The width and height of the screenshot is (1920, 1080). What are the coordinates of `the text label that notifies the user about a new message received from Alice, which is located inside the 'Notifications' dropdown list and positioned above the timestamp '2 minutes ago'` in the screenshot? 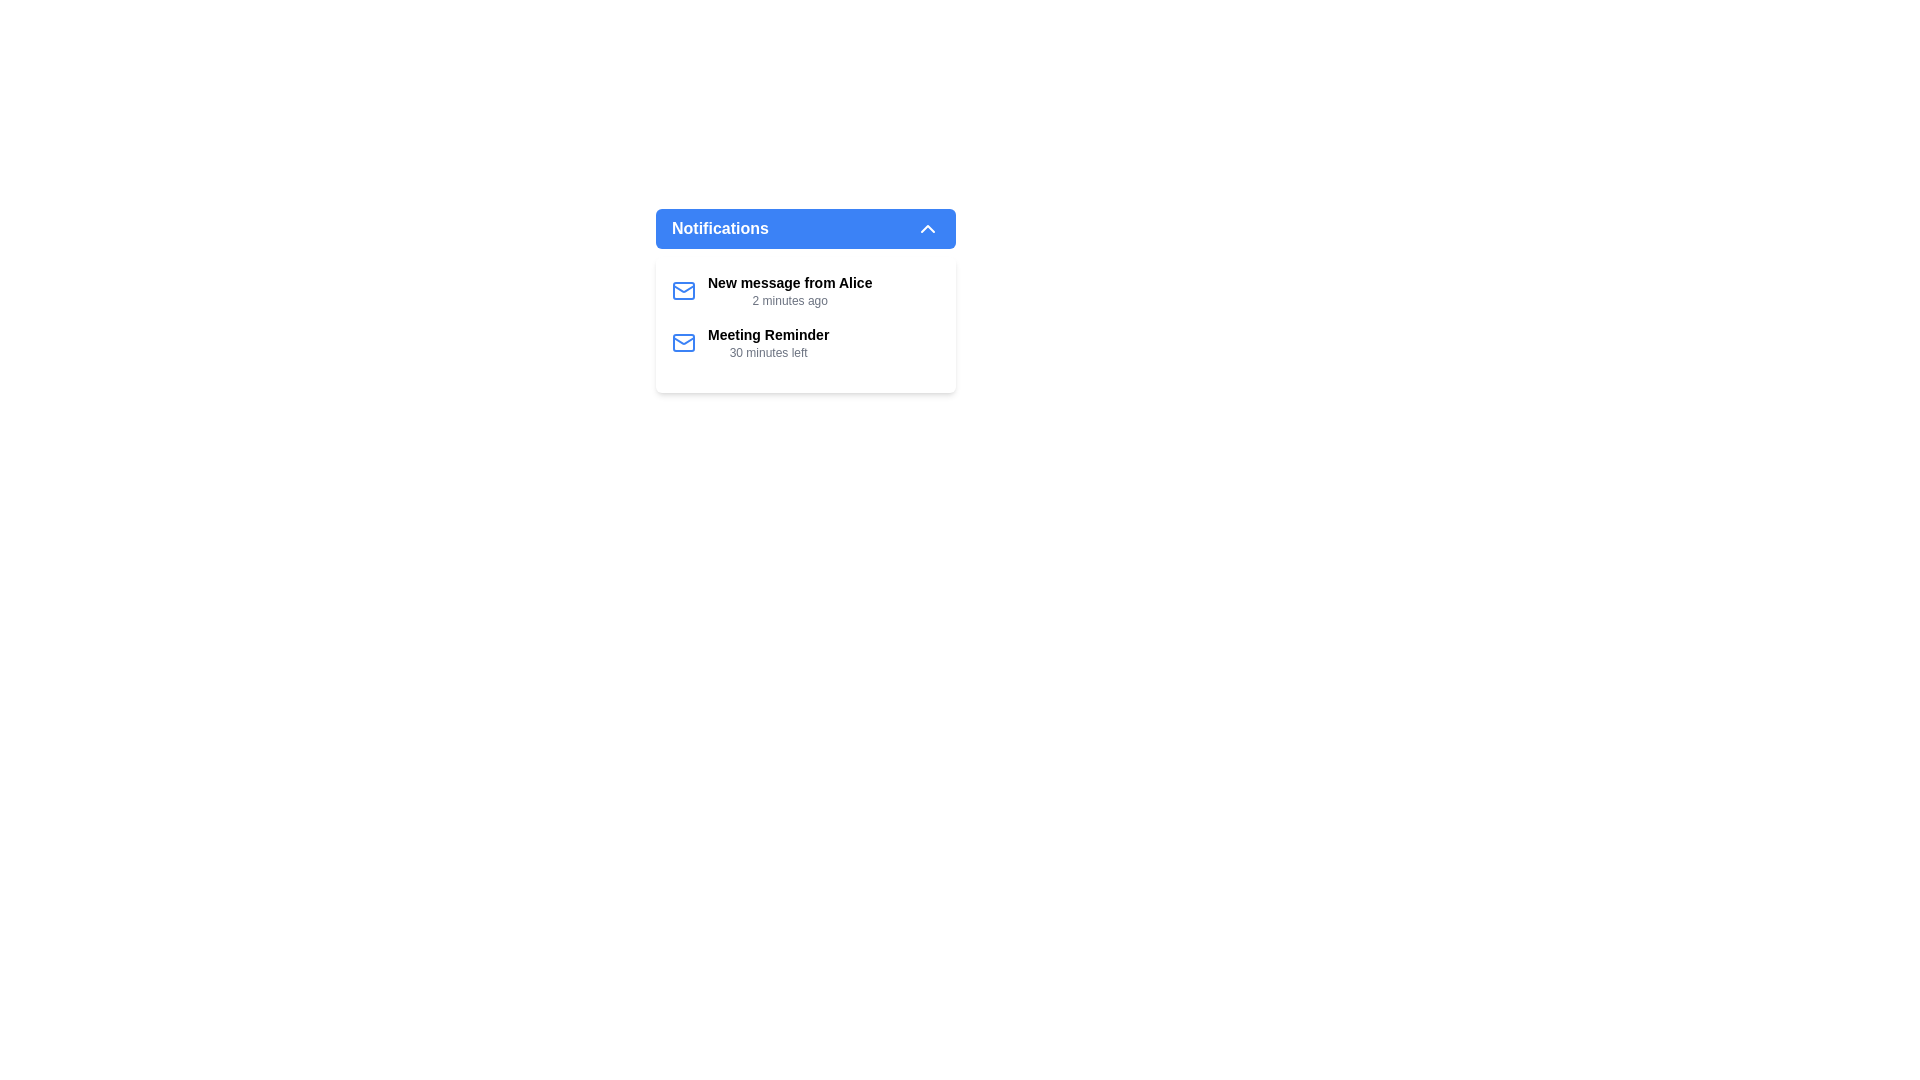 It's located at (789, 282).